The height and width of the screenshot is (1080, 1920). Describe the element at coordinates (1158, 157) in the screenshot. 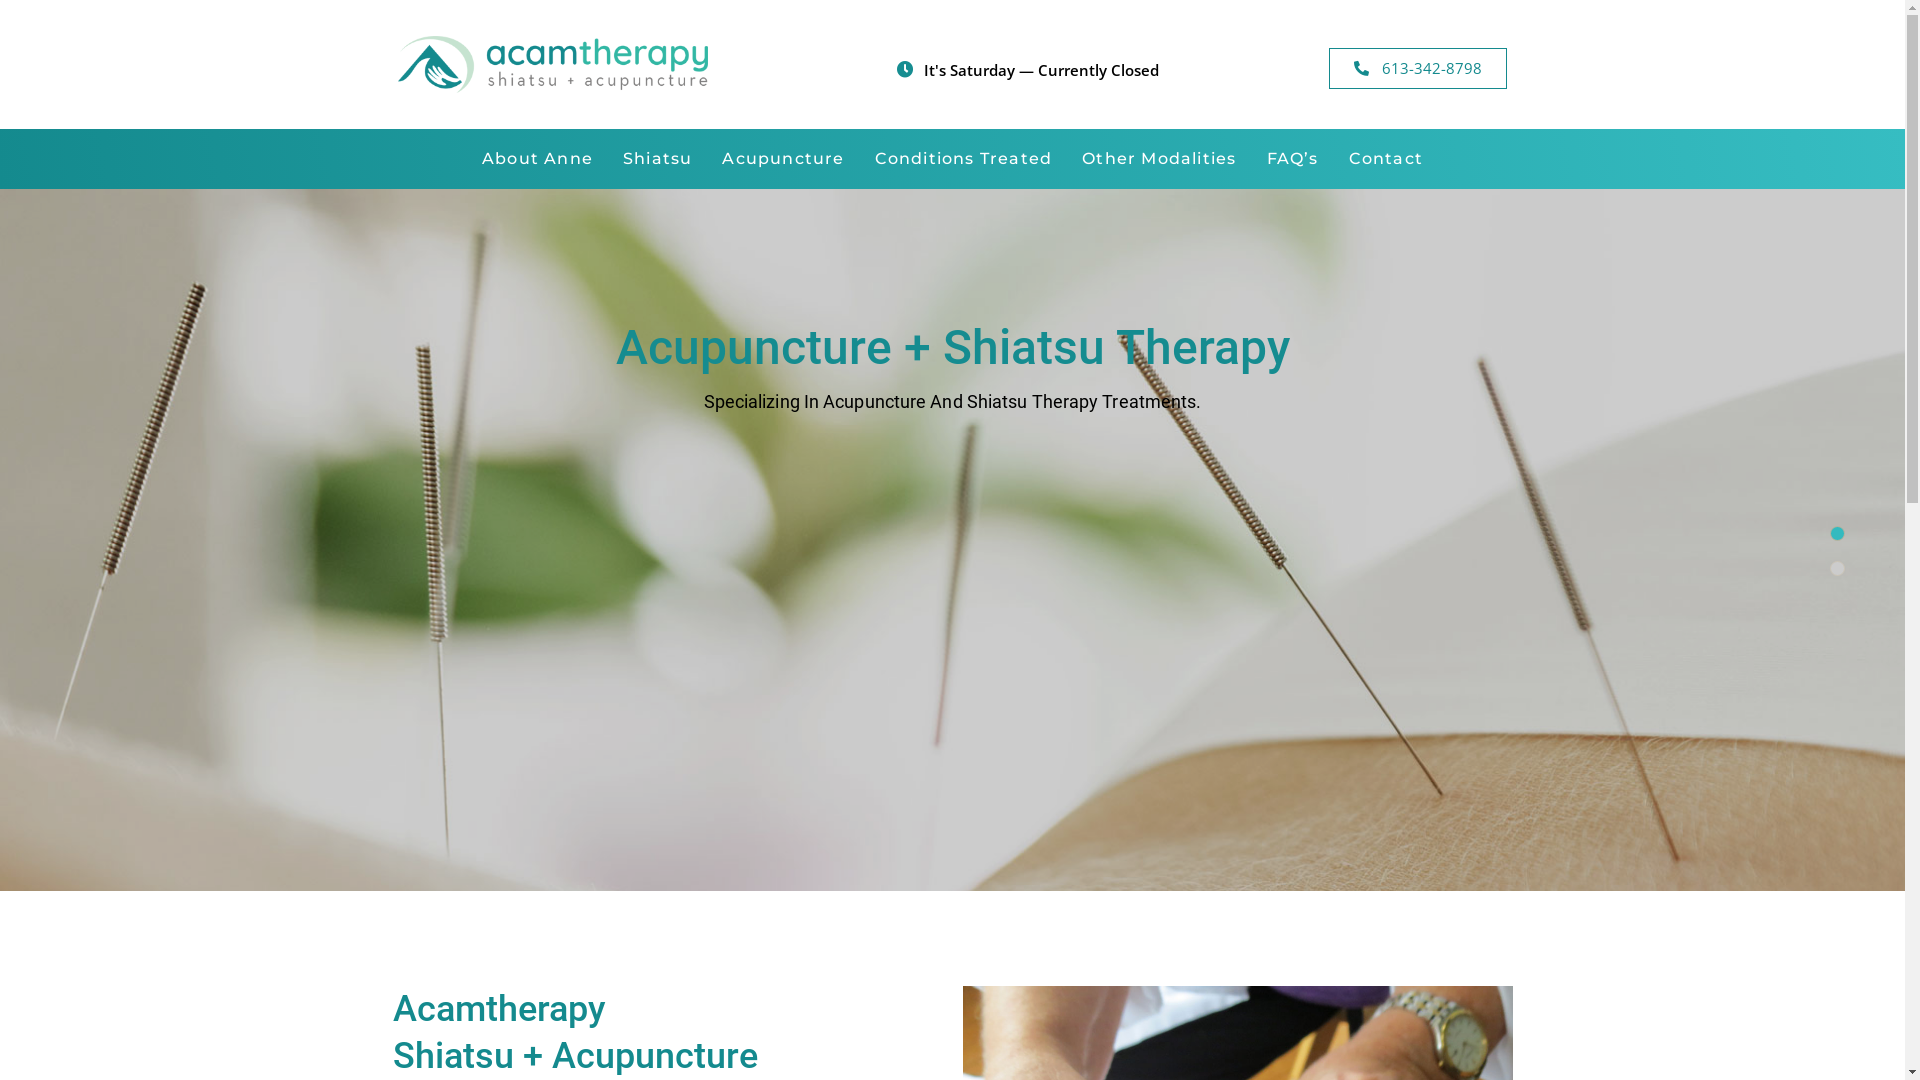

I see `'Other Modalities'` at that location.